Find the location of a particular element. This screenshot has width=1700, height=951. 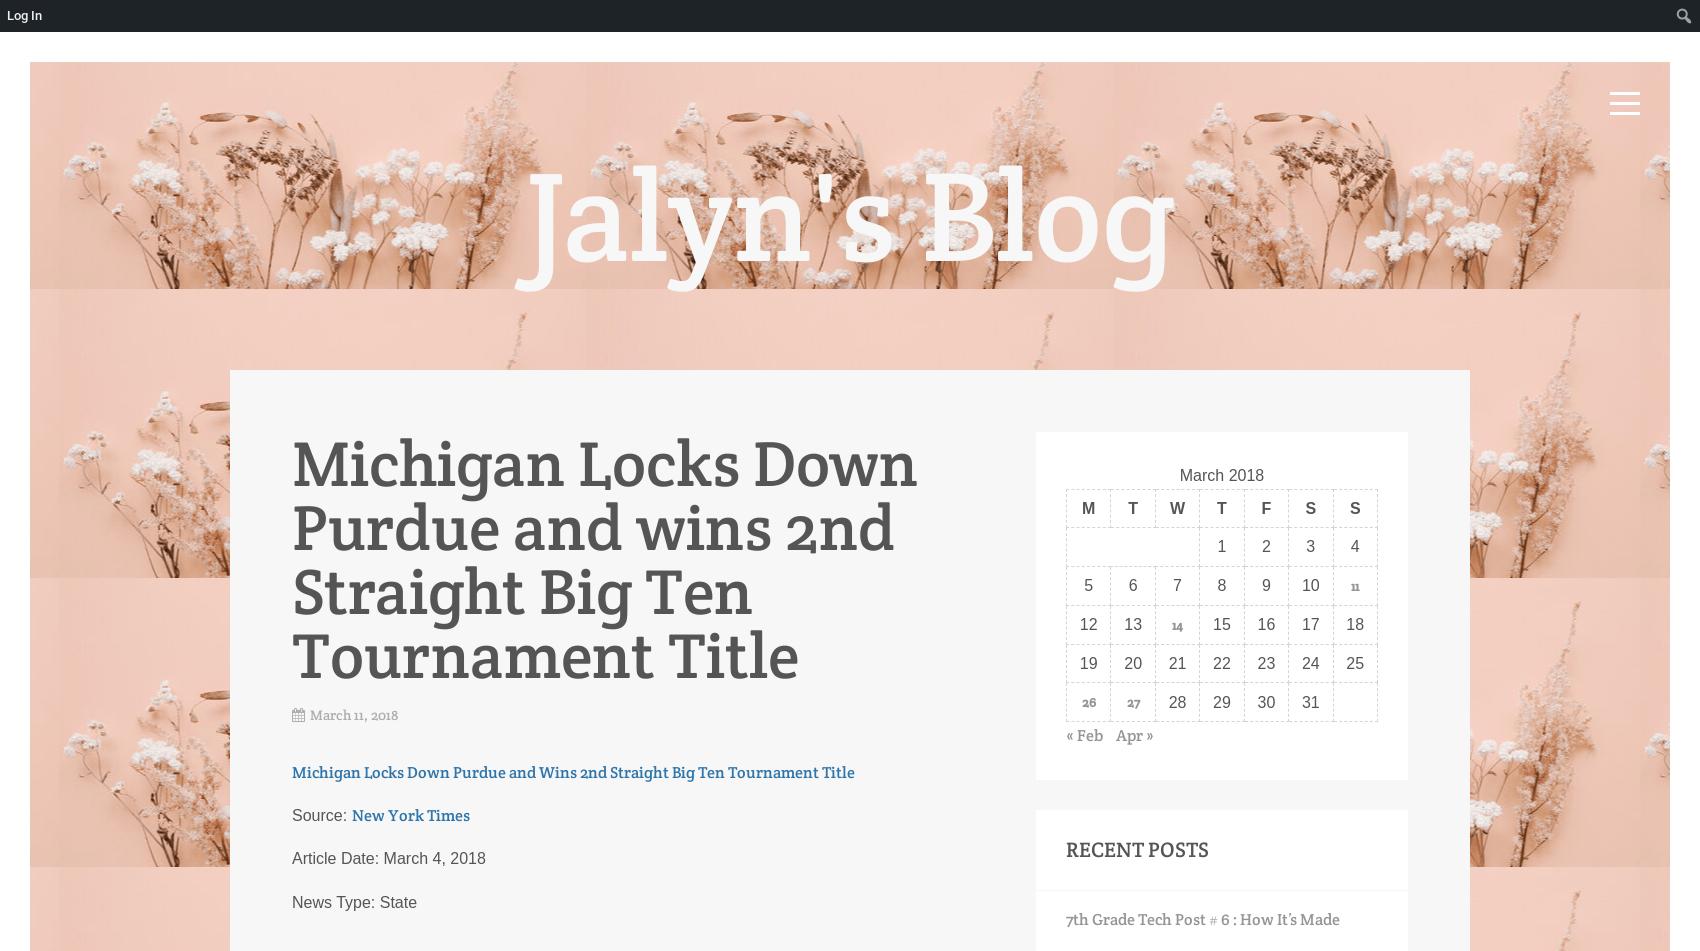

'12' is located at coordinates (1088, 623).